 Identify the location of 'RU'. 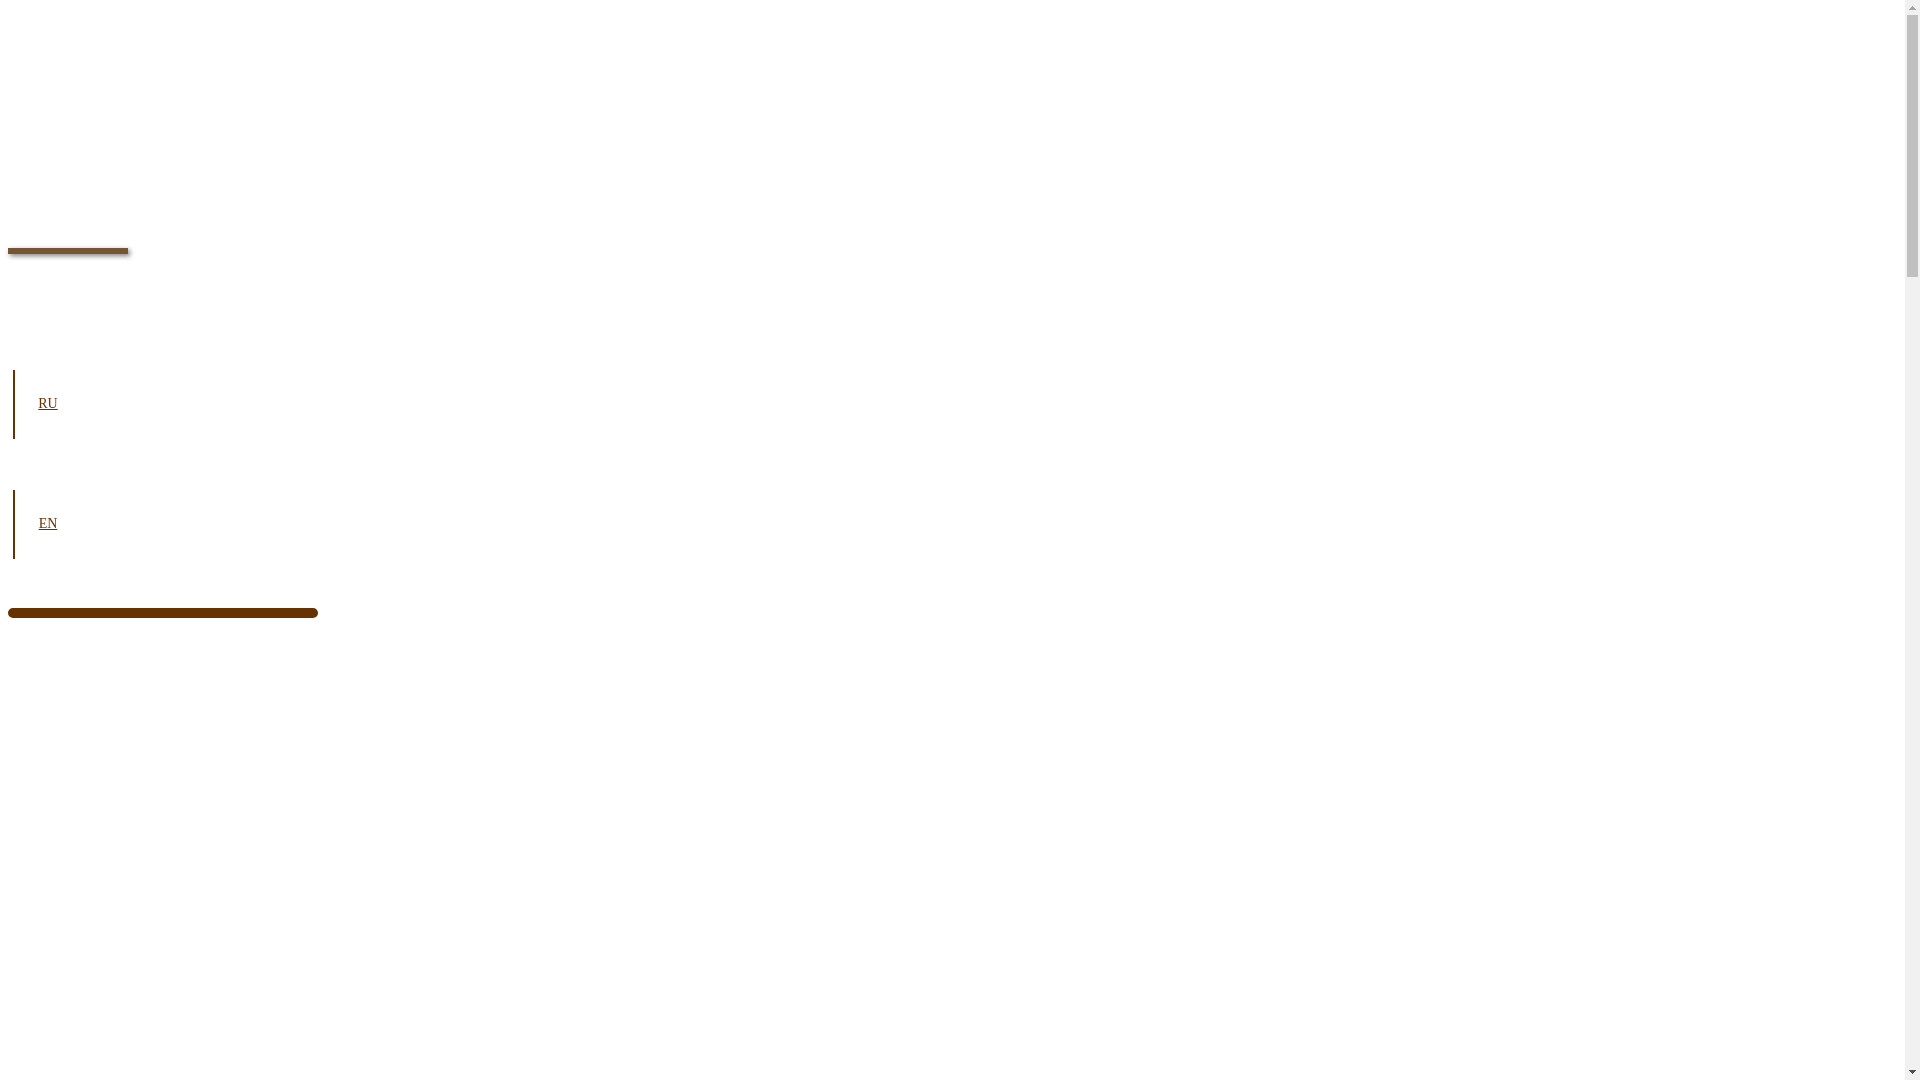
(48, 404).